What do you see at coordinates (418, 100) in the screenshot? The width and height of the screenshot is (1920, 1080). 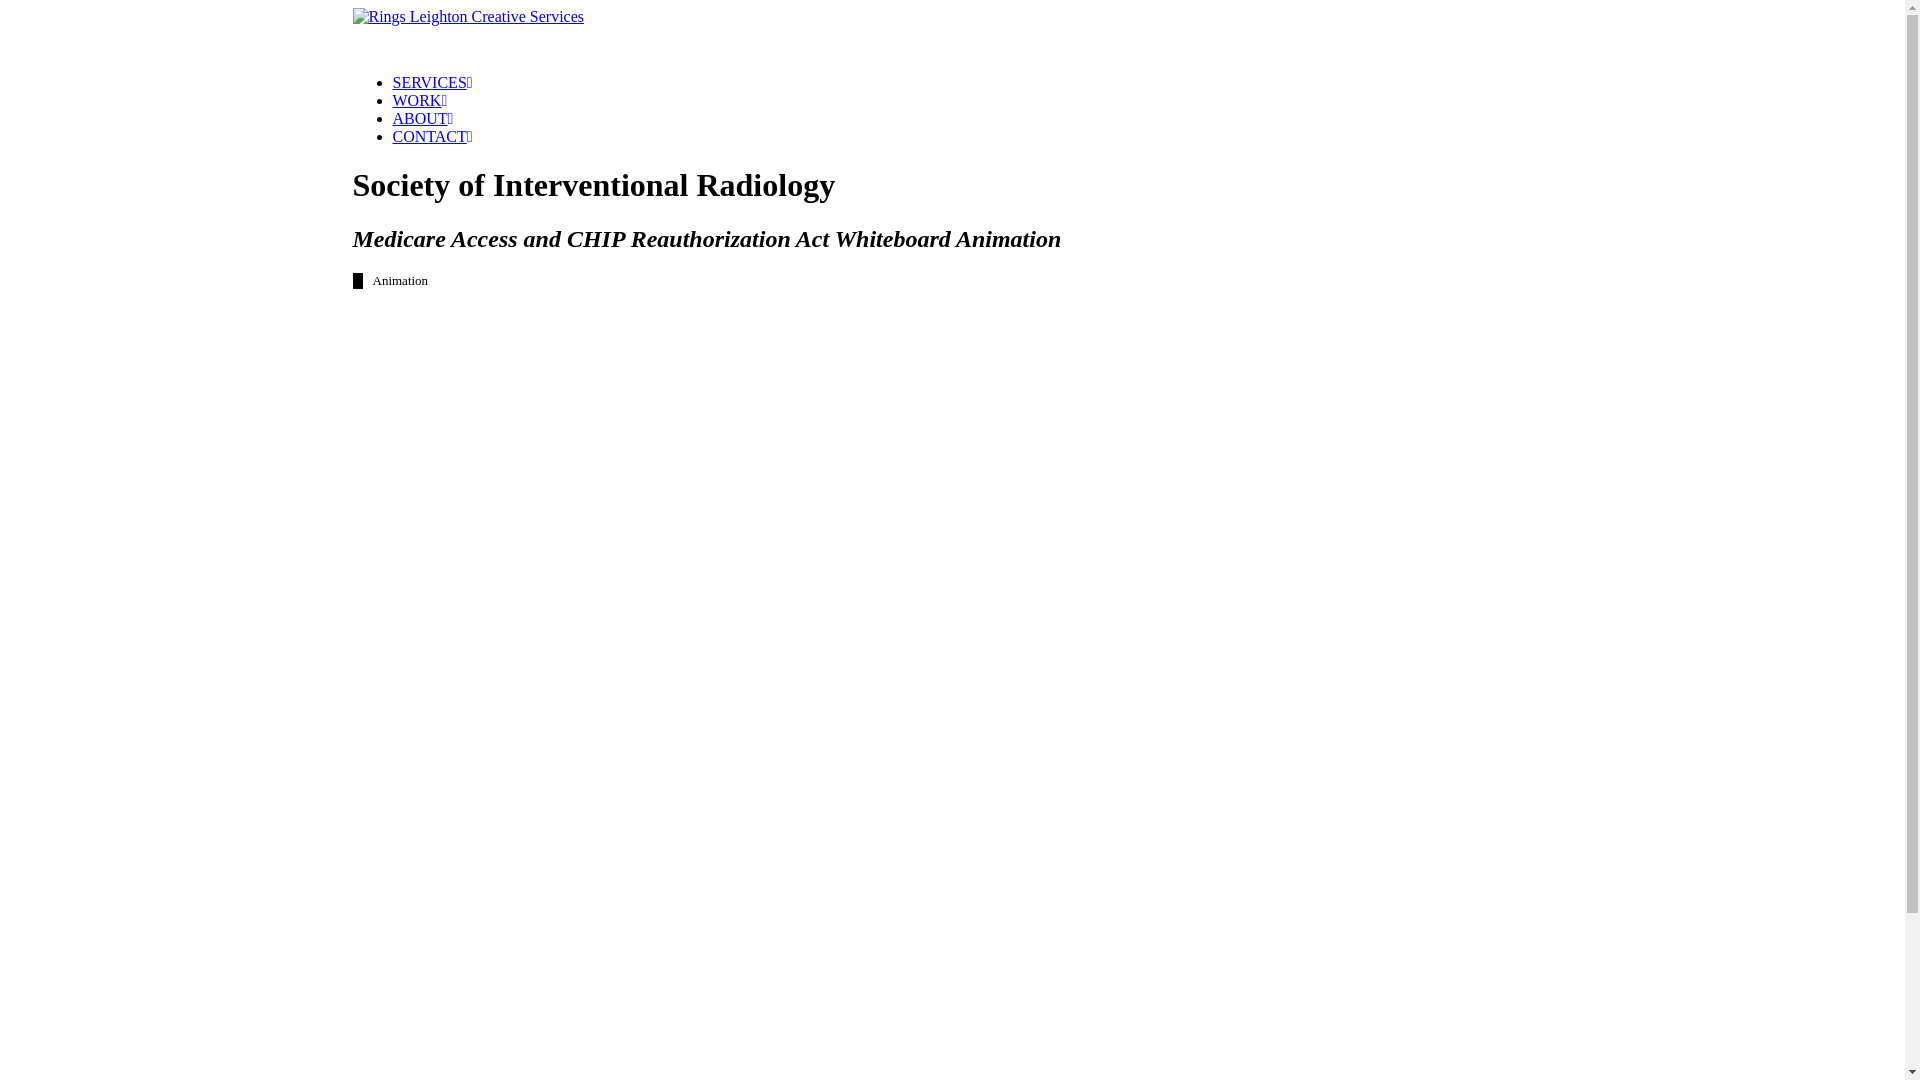 I see `'WORK'` at bounding box center [418, 100].